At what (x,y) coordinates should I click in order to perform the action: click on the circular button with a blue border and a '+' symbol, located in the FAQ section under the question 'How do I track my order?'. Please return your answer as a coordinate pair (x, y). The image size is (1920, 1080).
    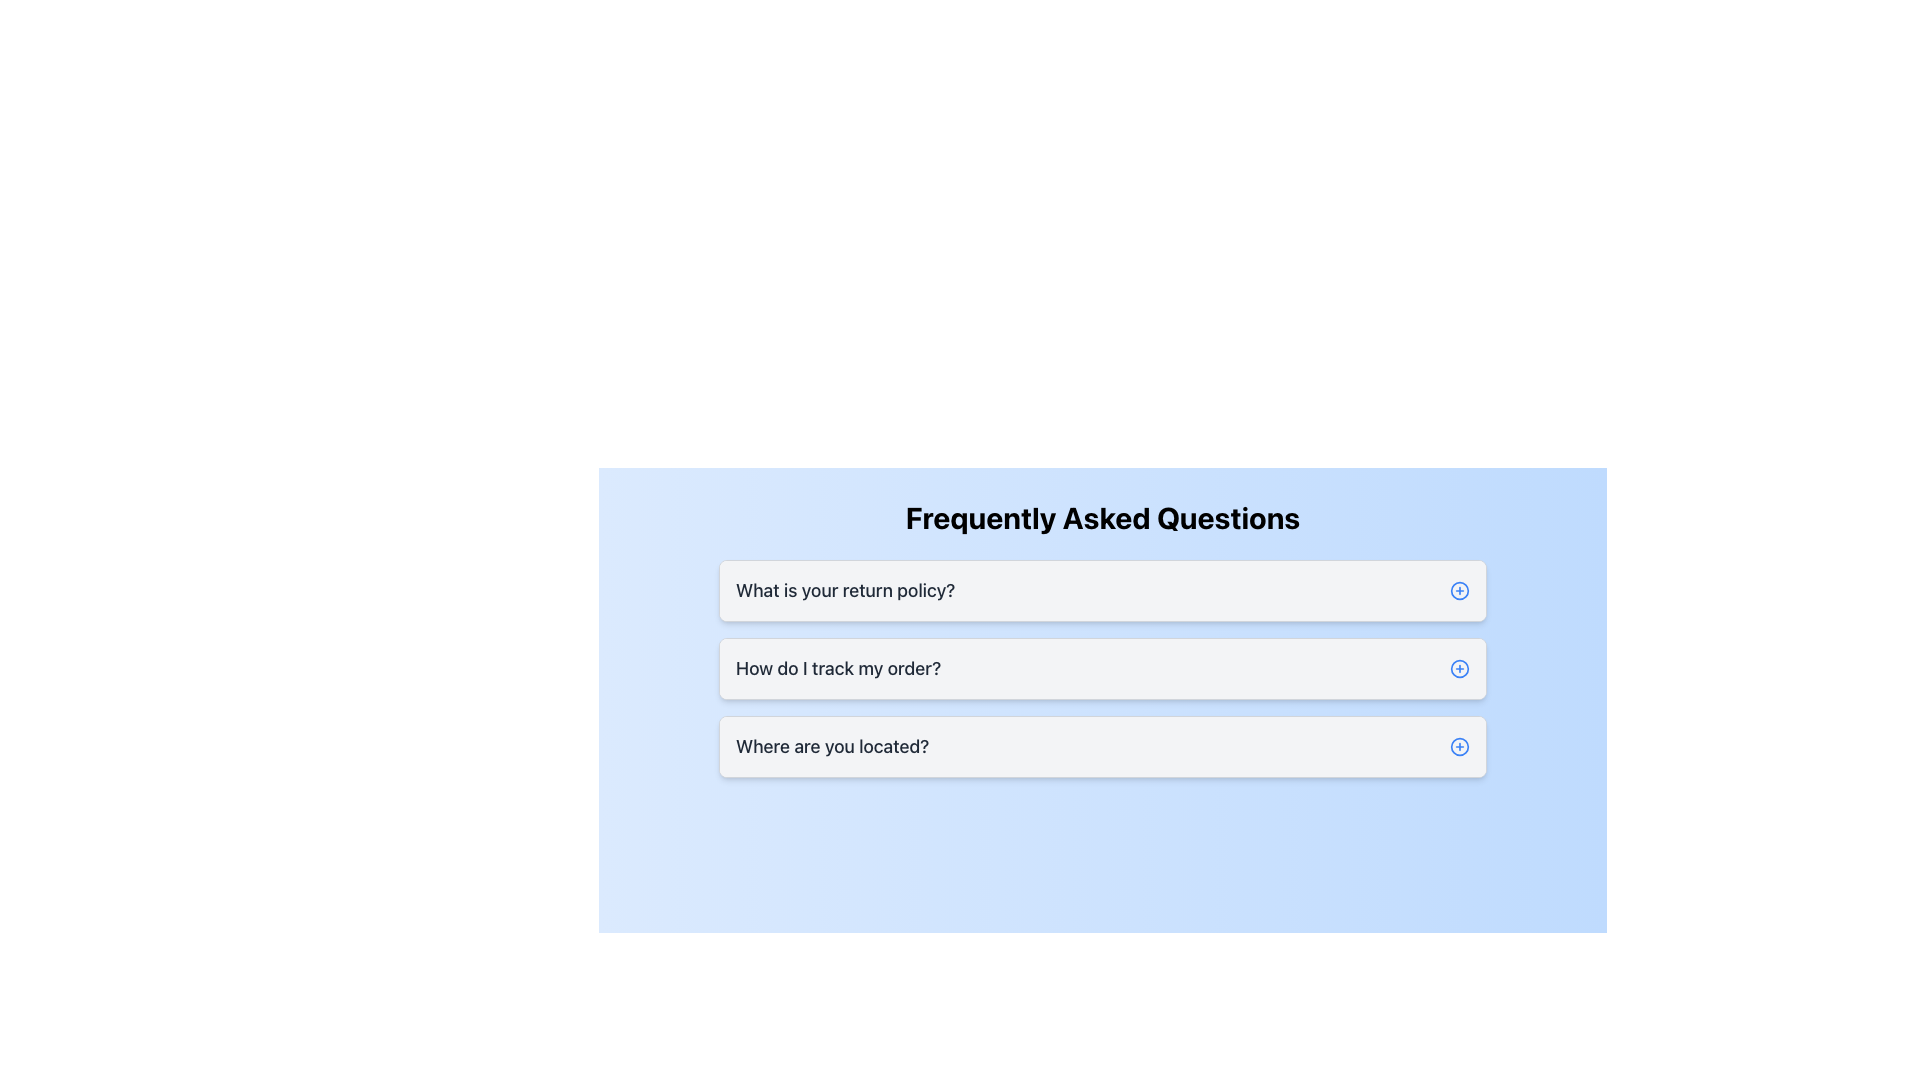
    Looking at the image, I should click on (1459, 668).